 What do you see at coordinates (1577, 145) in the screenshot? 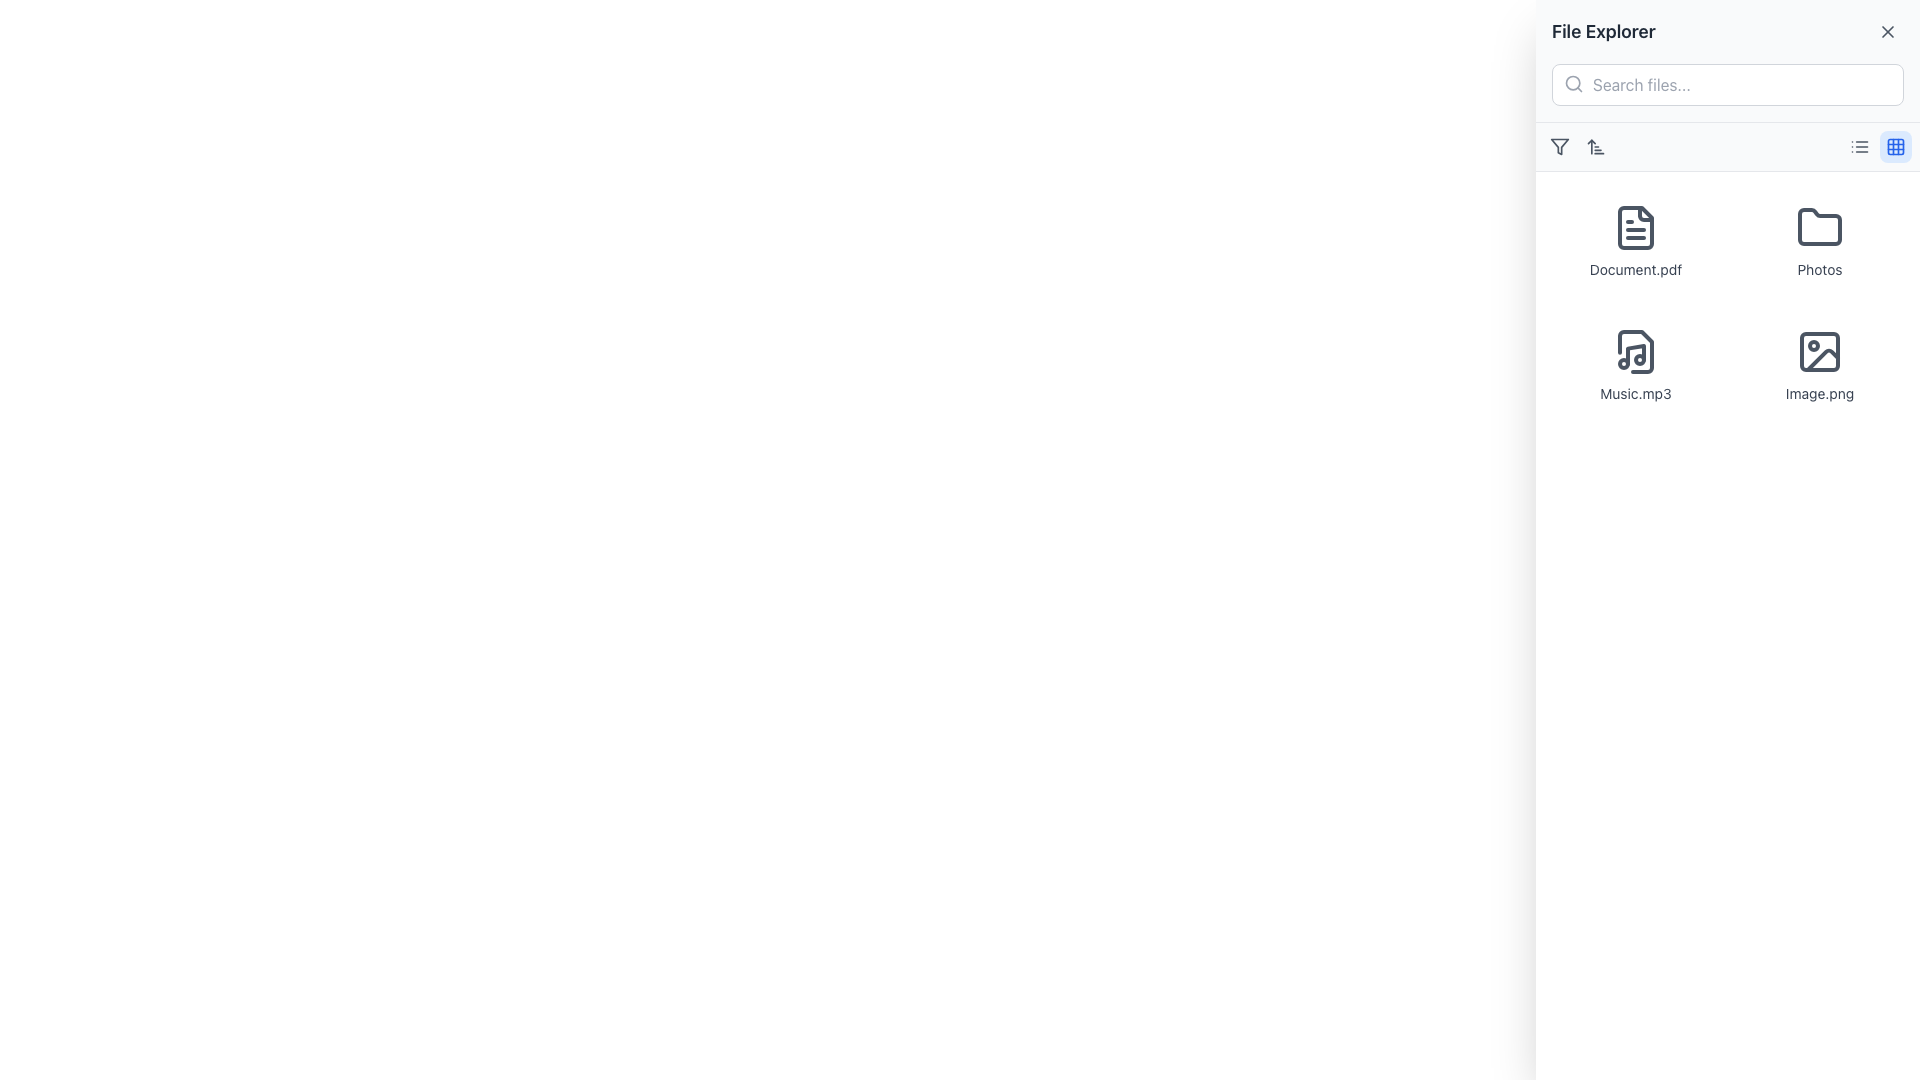
I see `the first icon group in the top bar of the file explorer interface, which provides options for filtering or sorting the displayed items` at bounding box center [1577, 145].